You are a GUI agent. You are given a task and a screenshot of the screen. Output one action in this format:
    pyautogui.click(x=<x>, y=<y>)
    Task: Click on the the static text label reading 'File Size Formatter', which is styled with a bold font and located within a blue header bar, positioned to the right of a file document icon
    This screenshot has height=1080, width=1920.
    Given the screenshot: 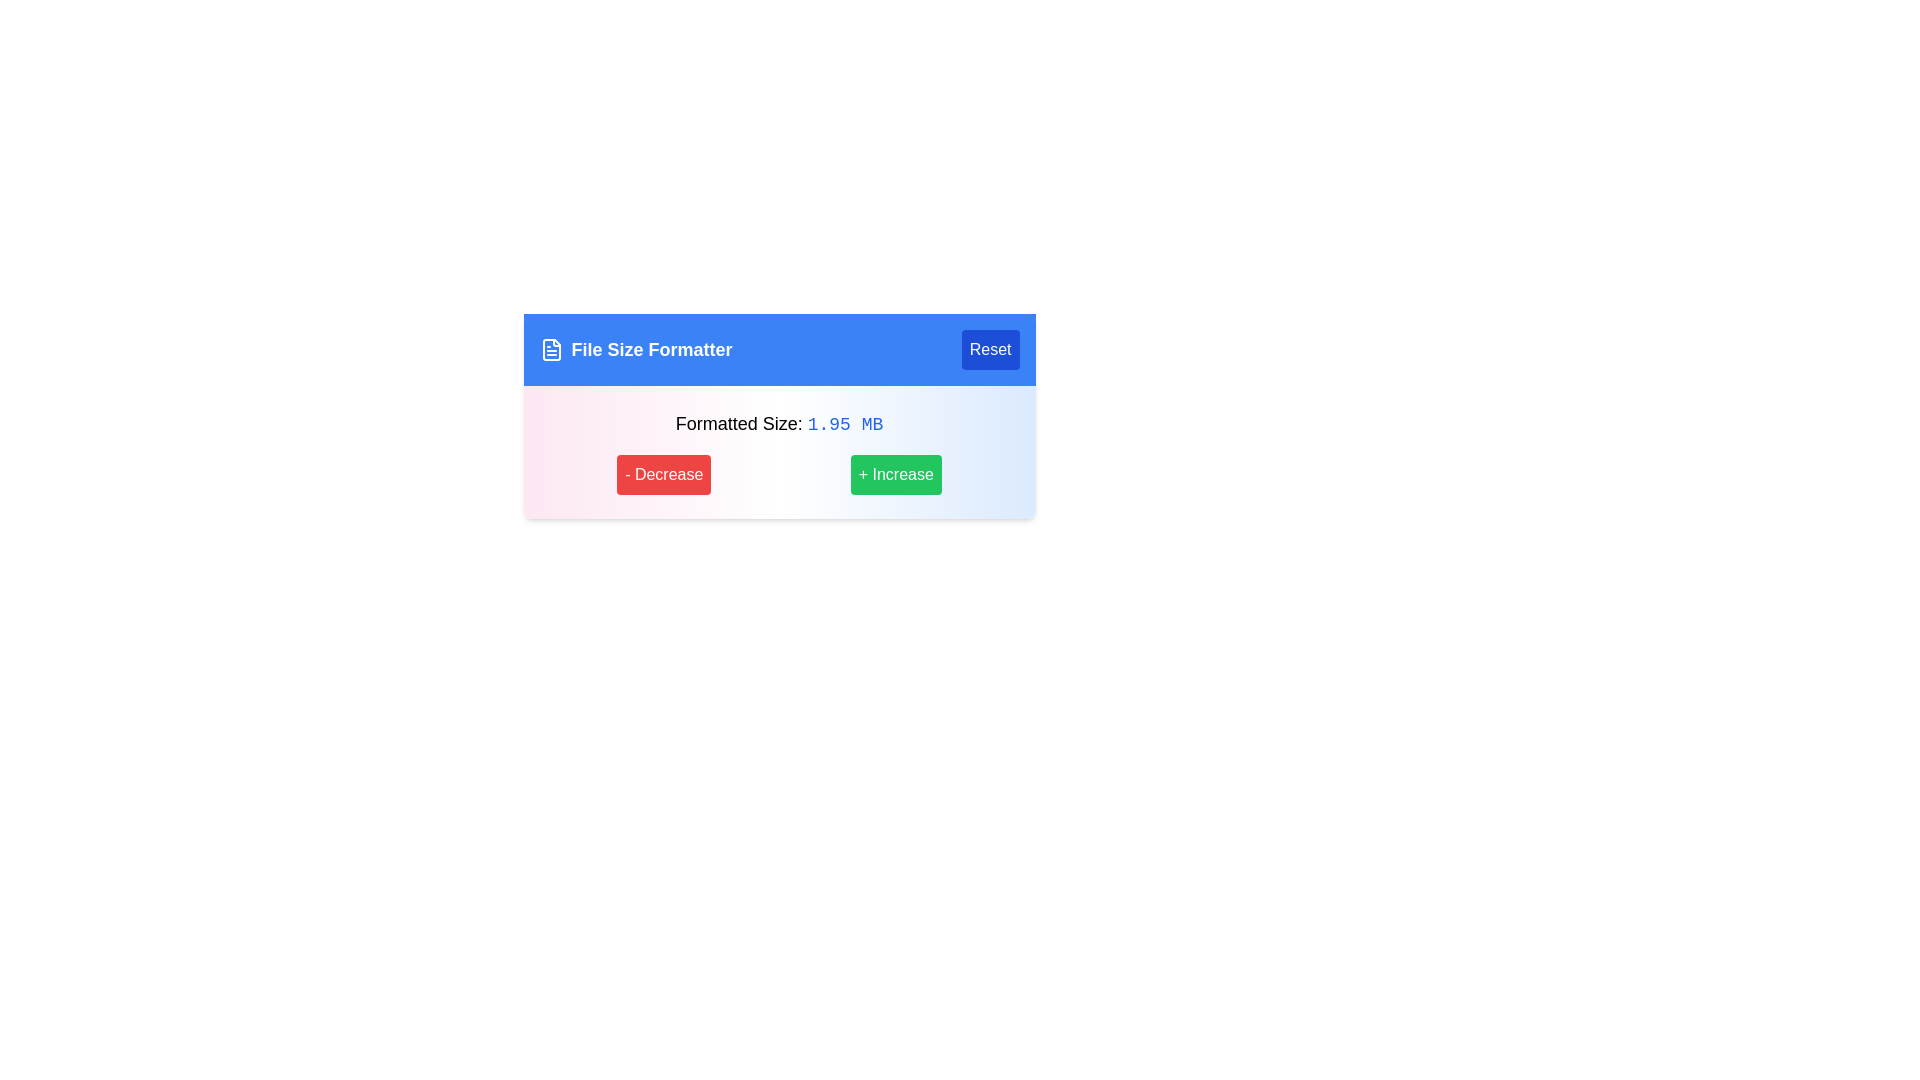 What is the action you would take?
    pyautogui.click(x=652, y=349)
    